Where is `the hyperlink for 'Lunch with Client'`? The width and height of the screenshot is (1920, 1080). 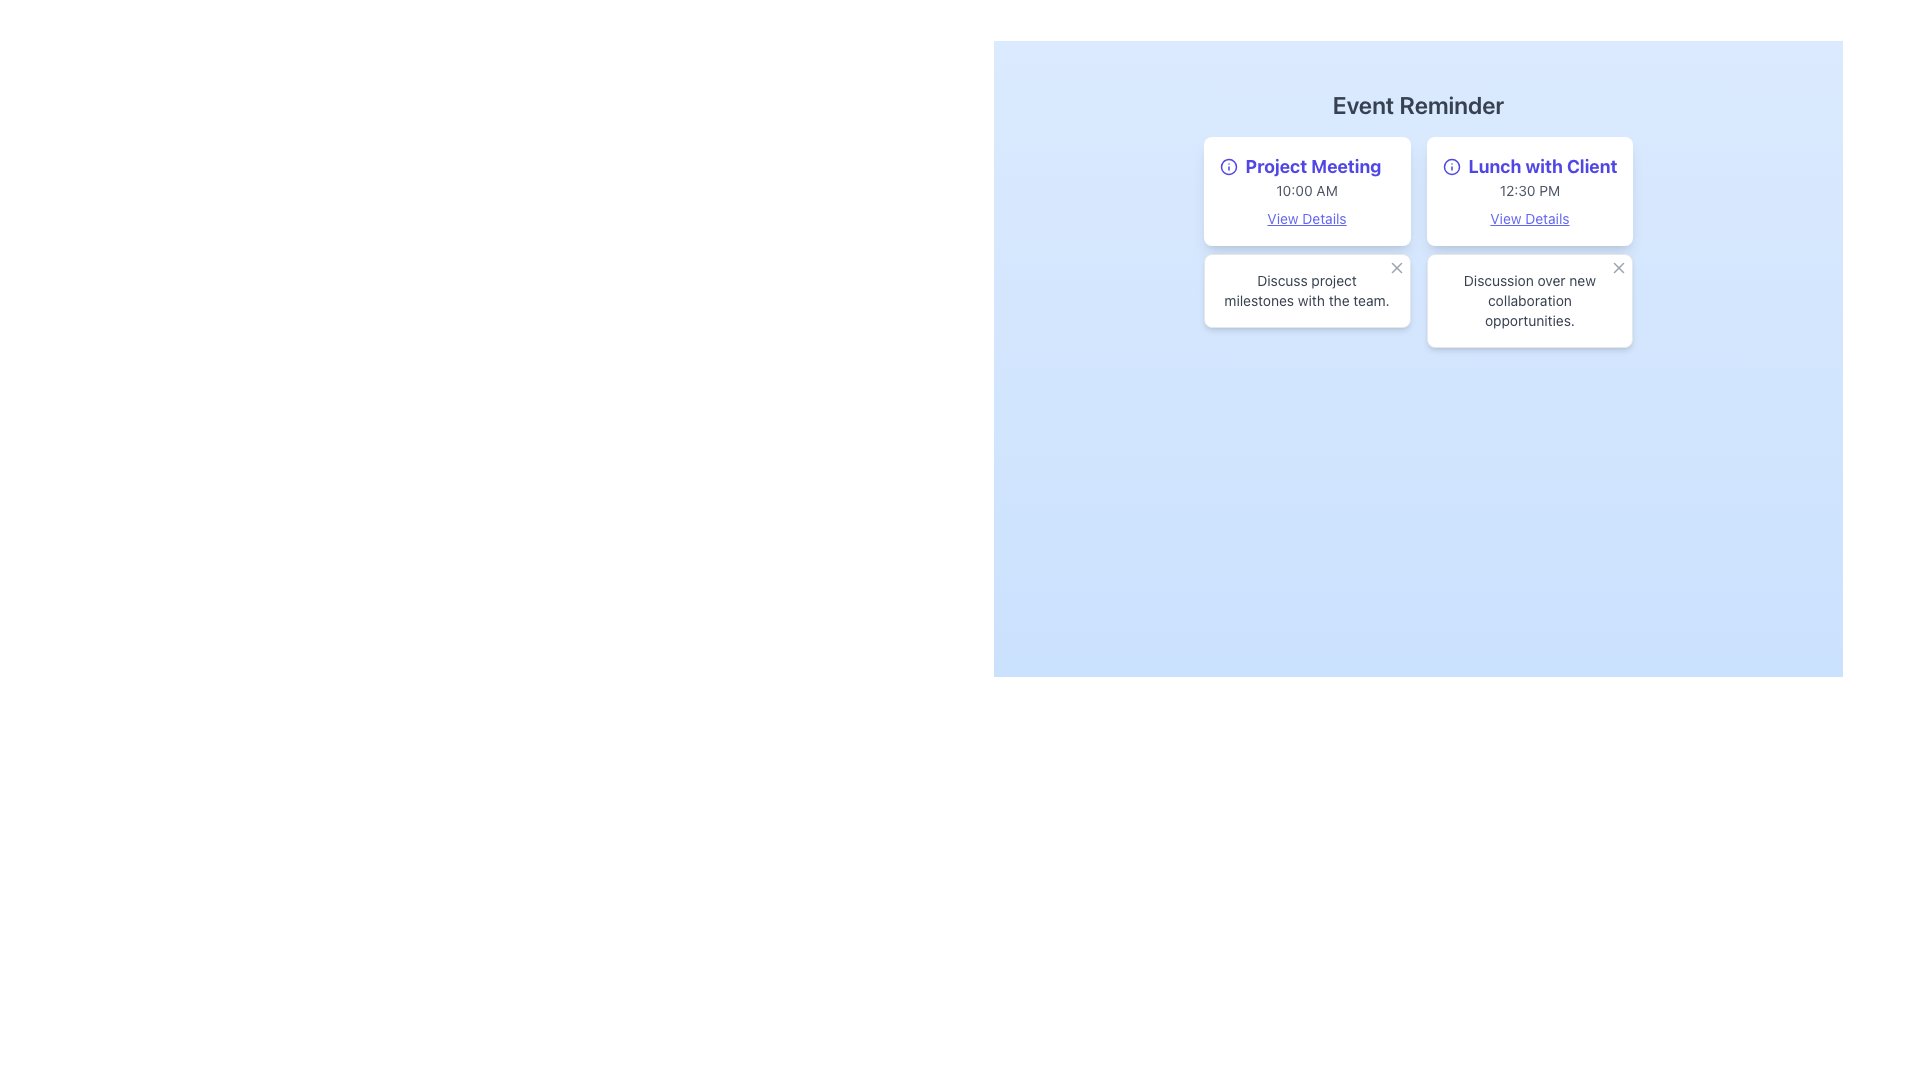
the hyperlink for 'Lunch with Client' is located at coordinates (1528, 219).